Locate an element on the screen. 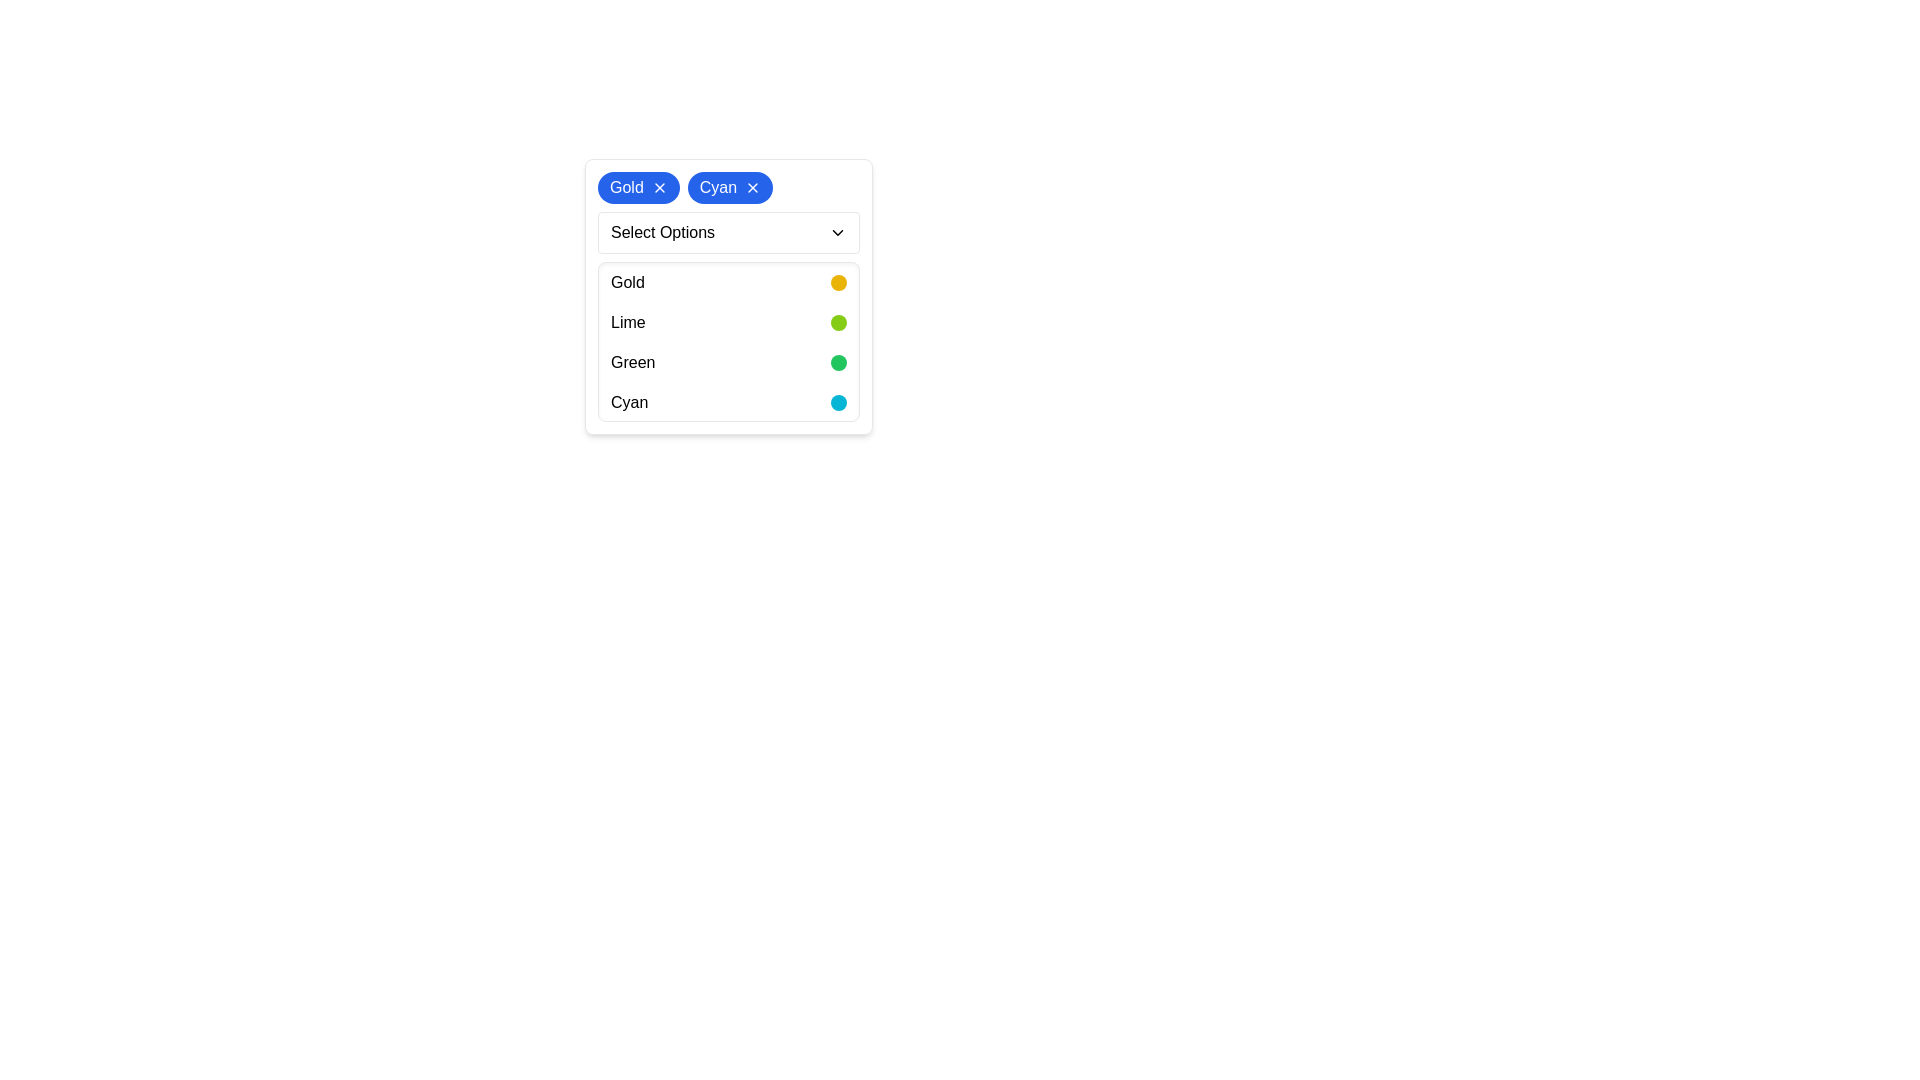 The image size is (1920, 1080). the small circular green color indicator located to the right of the label 'Green' in the dropdown interface is located at coordinates (839, 362).